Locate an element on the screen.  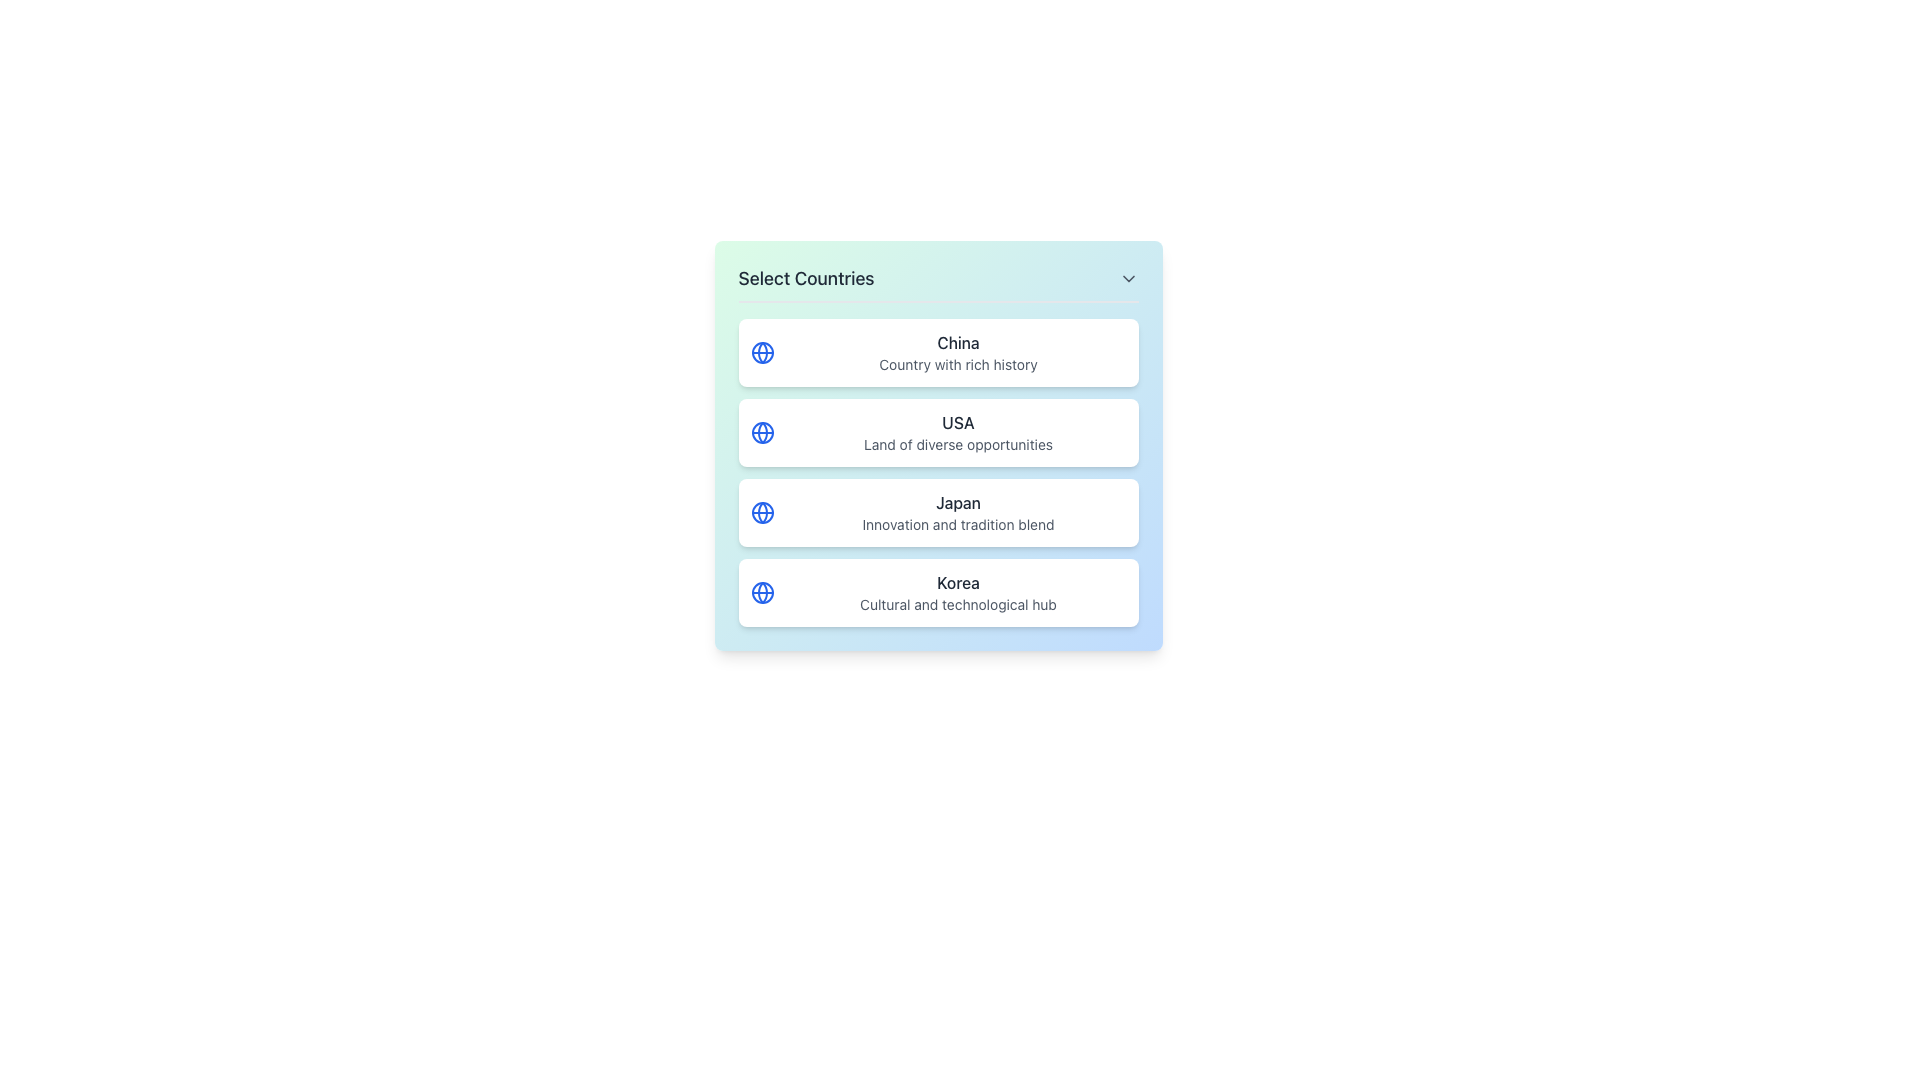
the selectable card for 'Japan' in the 'Select Countries' section, which is the third option in the list is located at coordinates (937, 512).